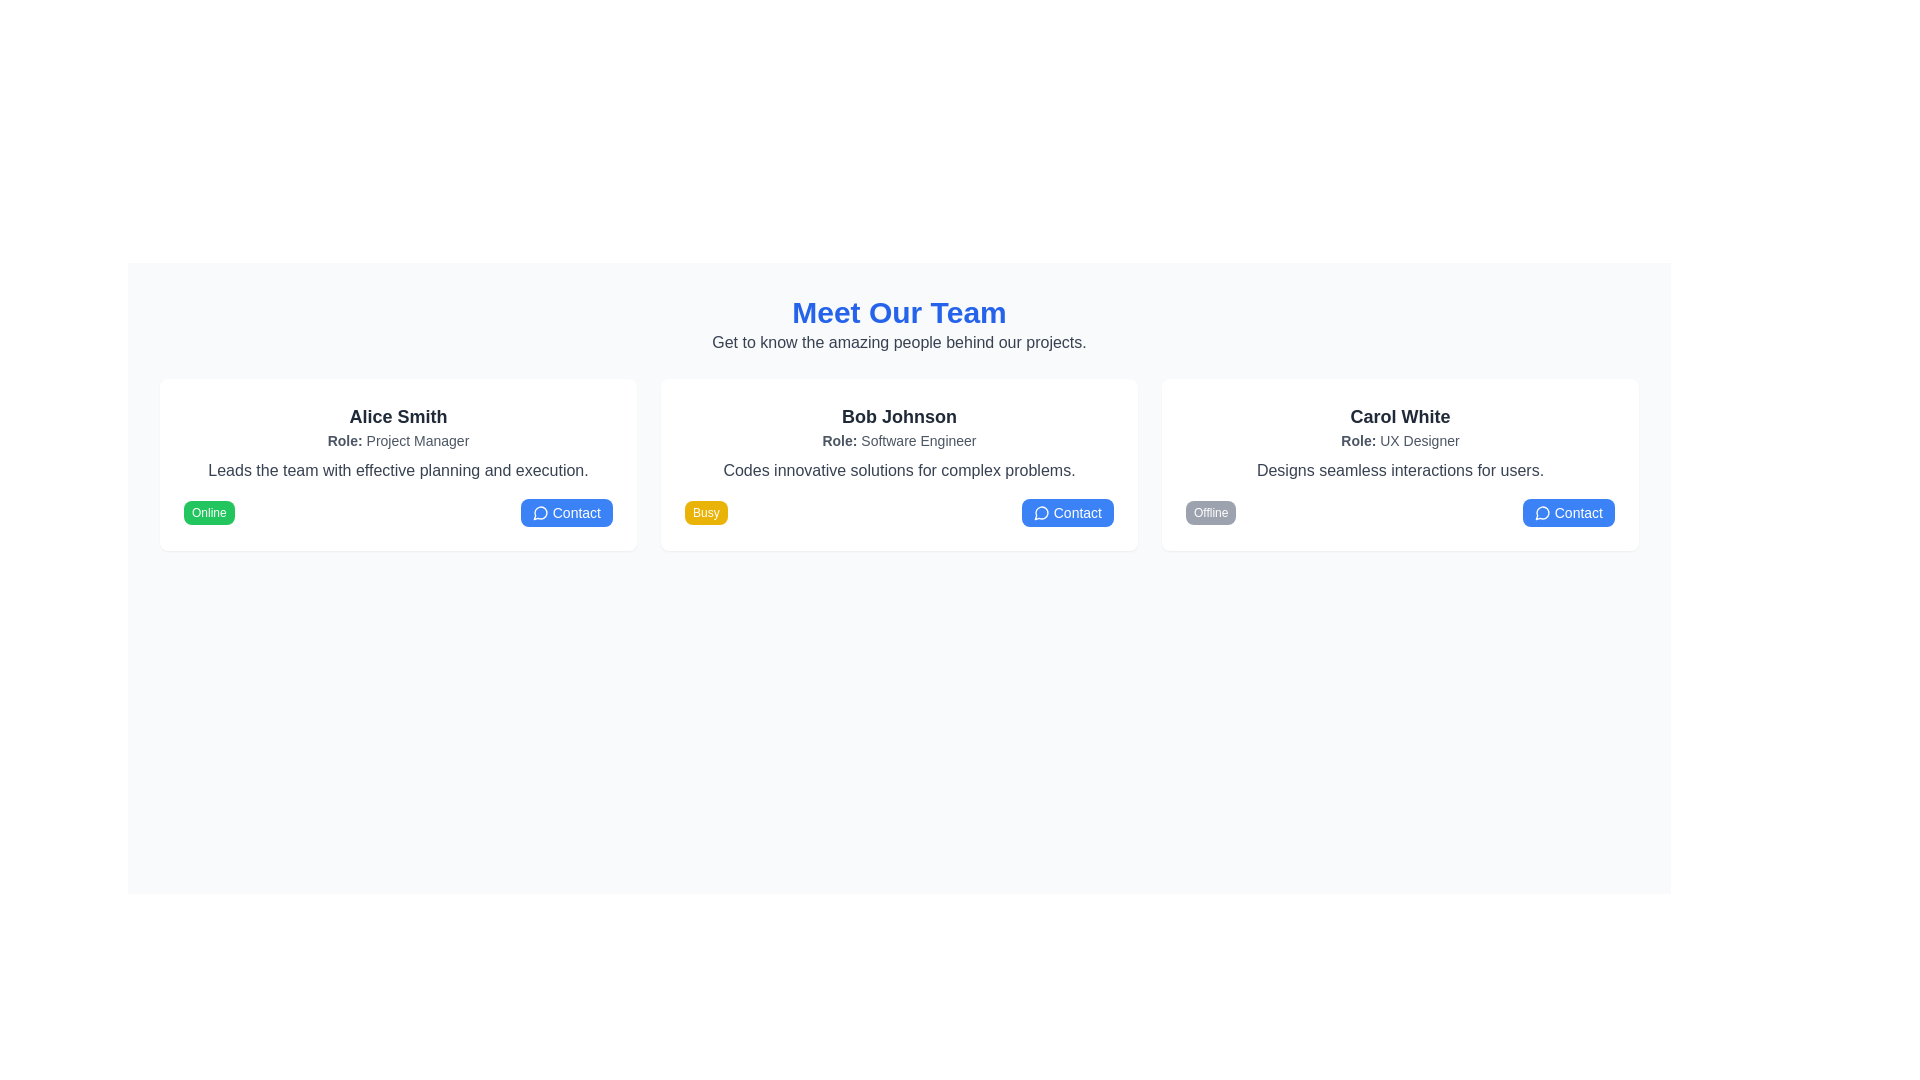  I want to click on the speech bubble icon within the 'Contact' button, which is the third button in the horizontal group below the 'Carol White' card, so click(1541, 512).